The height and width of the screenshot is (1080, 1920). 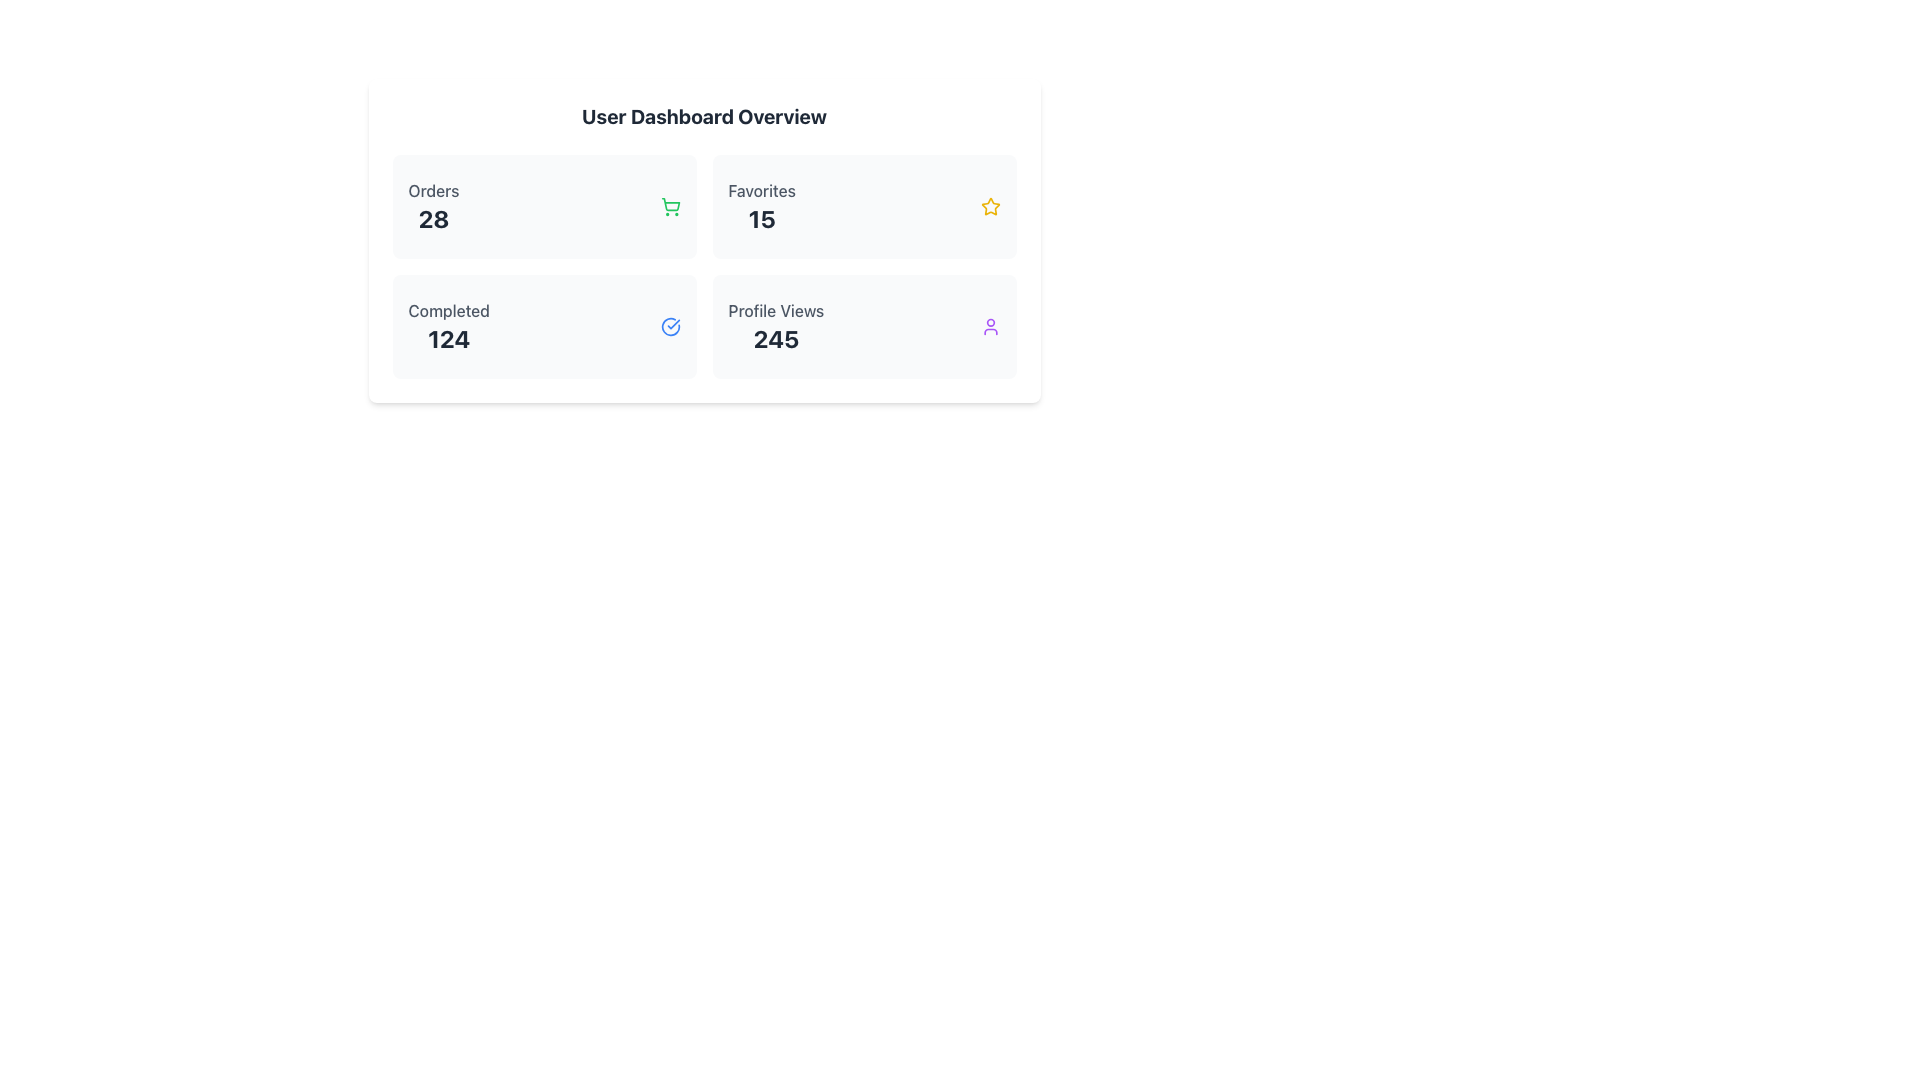 What do you see at coordinates (989, 205) in the screenshot?
I see `the star icon representing the 'Favorites' section of the dashboard, located adjacent to the 'Favorites' label and aligned with the 'Profile Views' metric` at bounding box center [989, 205].